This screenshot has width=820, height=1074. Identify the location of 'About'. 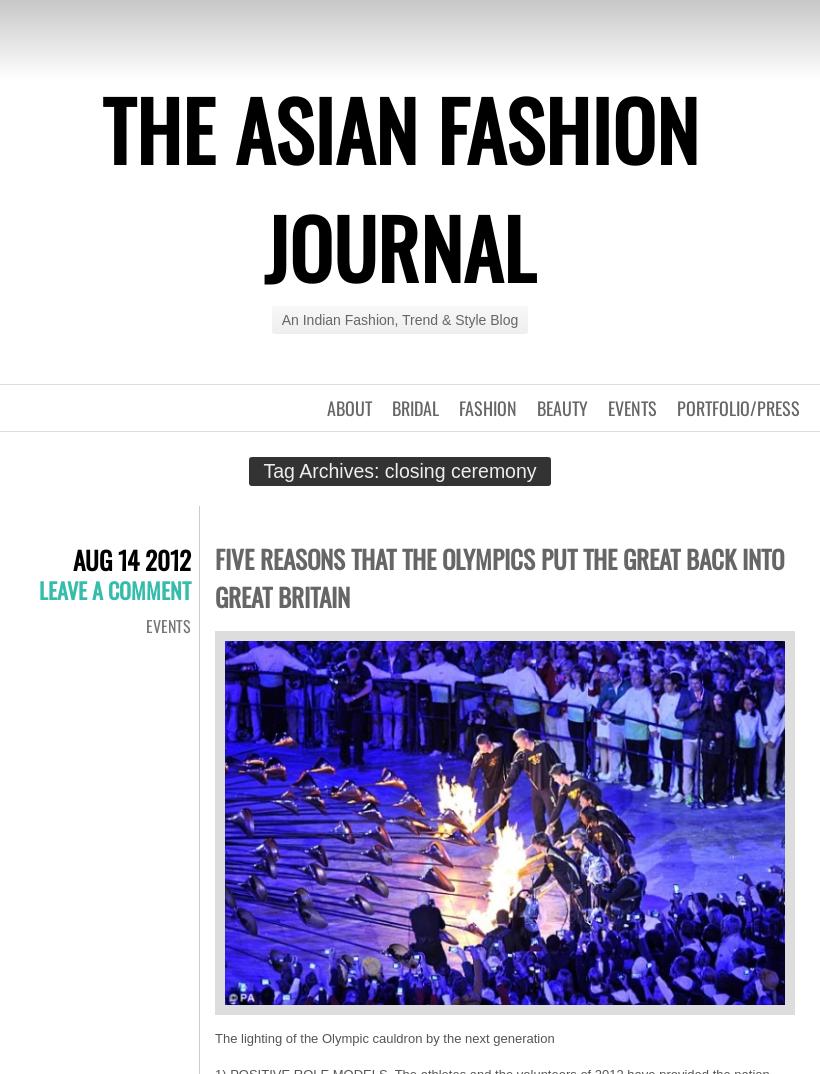
(348, 408).